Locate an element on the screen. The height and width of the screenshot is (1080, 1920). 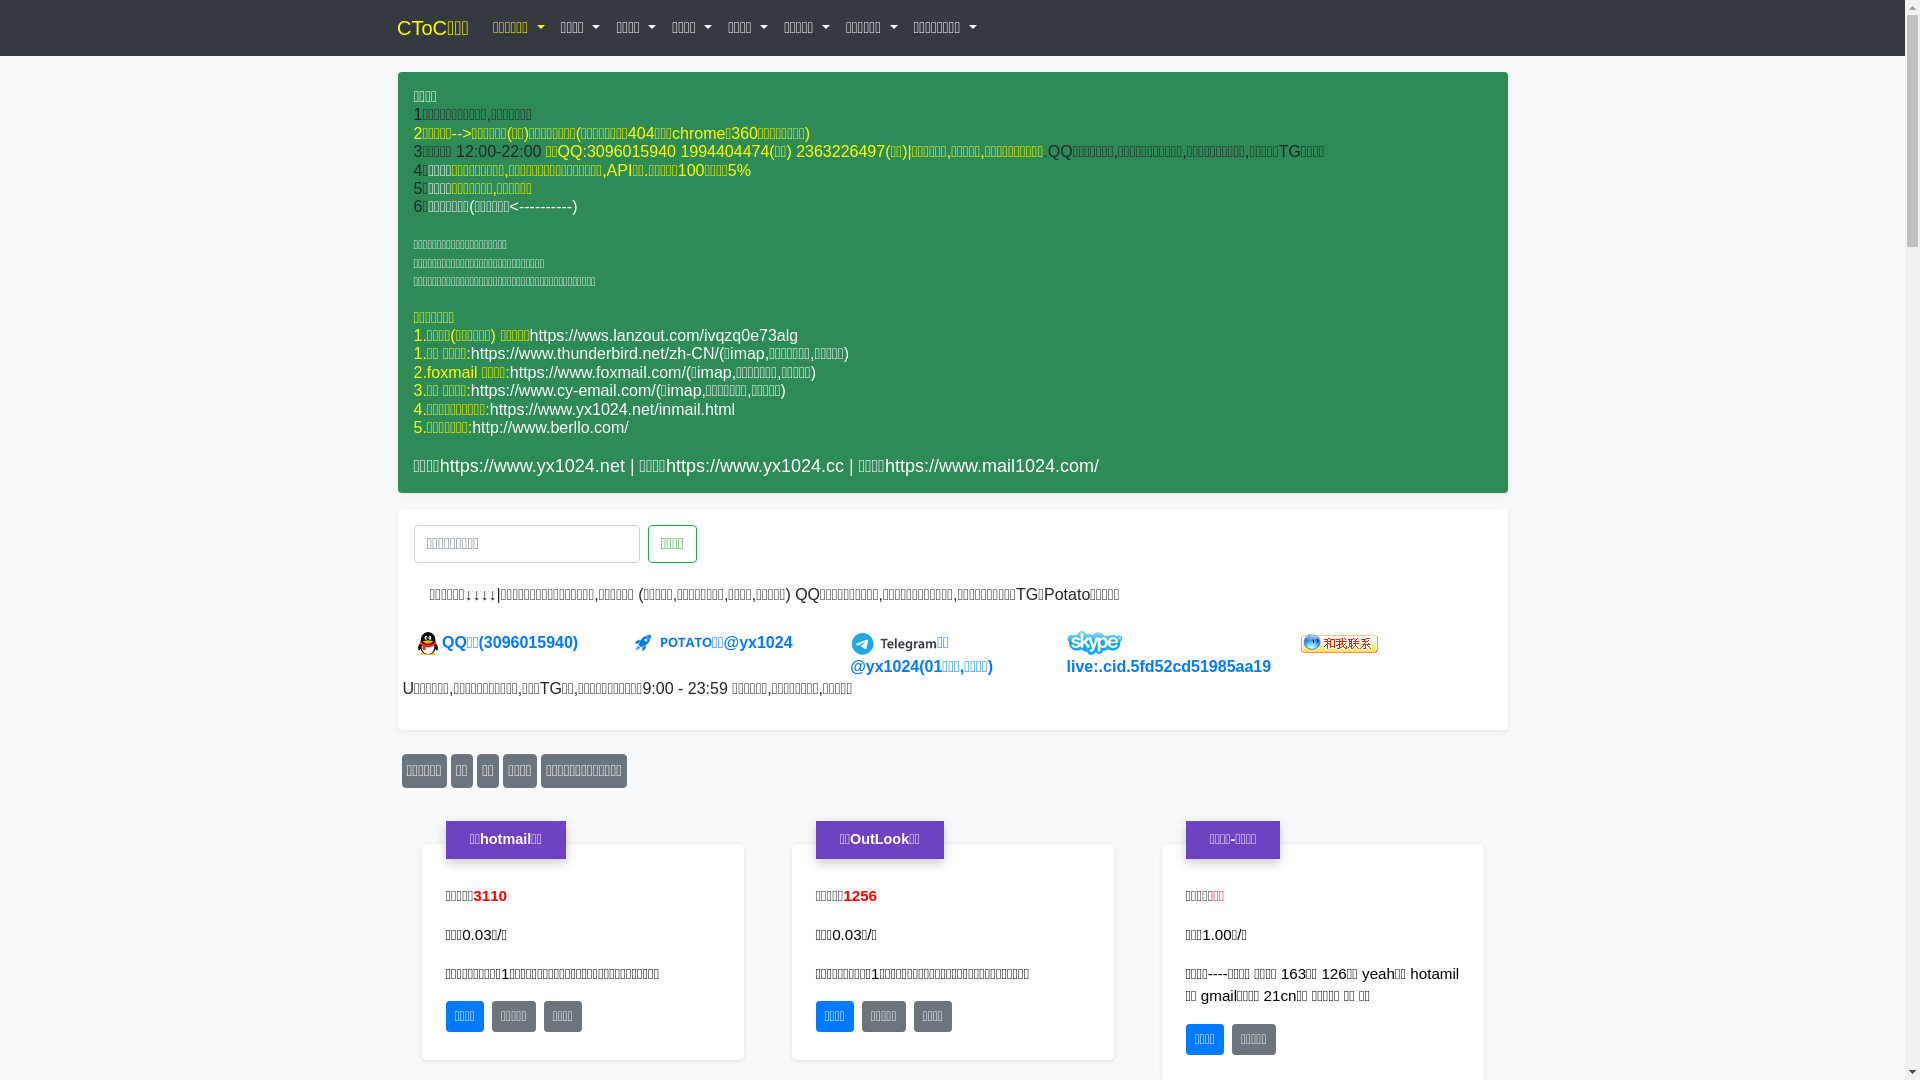
' ' is located at coordinates (426, 27).